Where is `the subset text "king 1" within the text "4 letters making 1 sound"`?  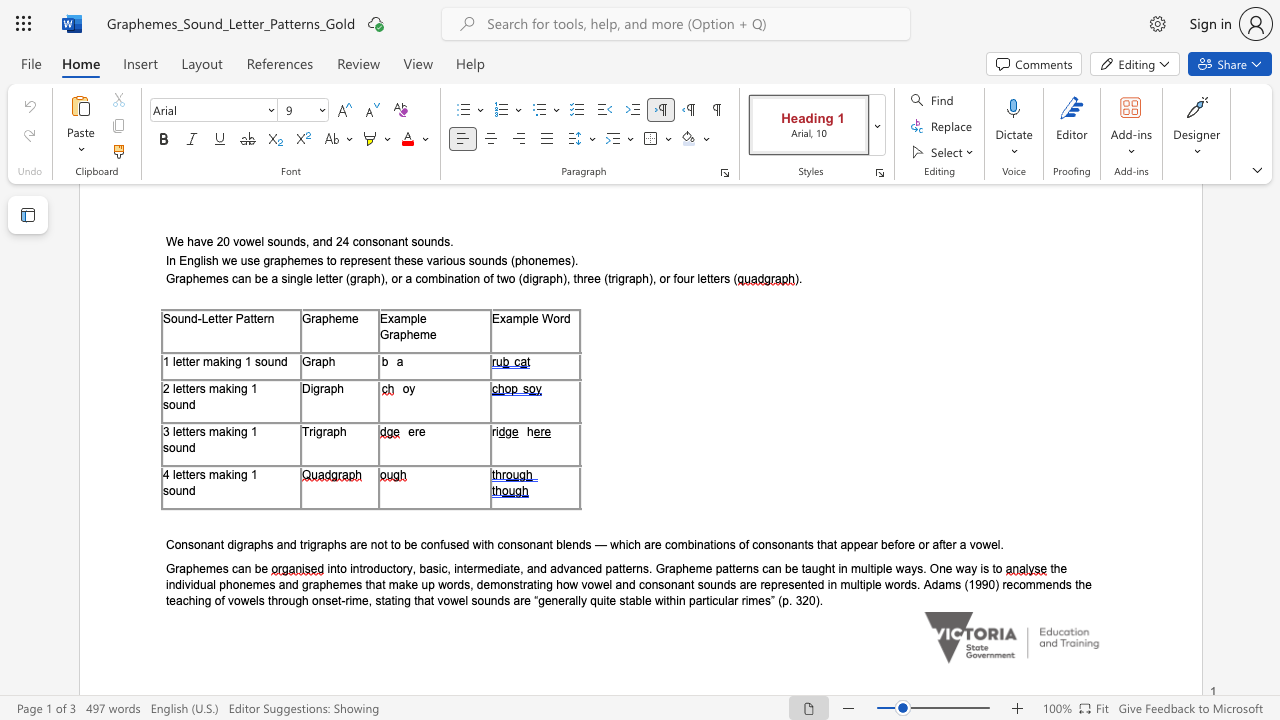 the subset text "king 1" within the text "4 letters making 1 sound" is located at coordinates (225, 474).